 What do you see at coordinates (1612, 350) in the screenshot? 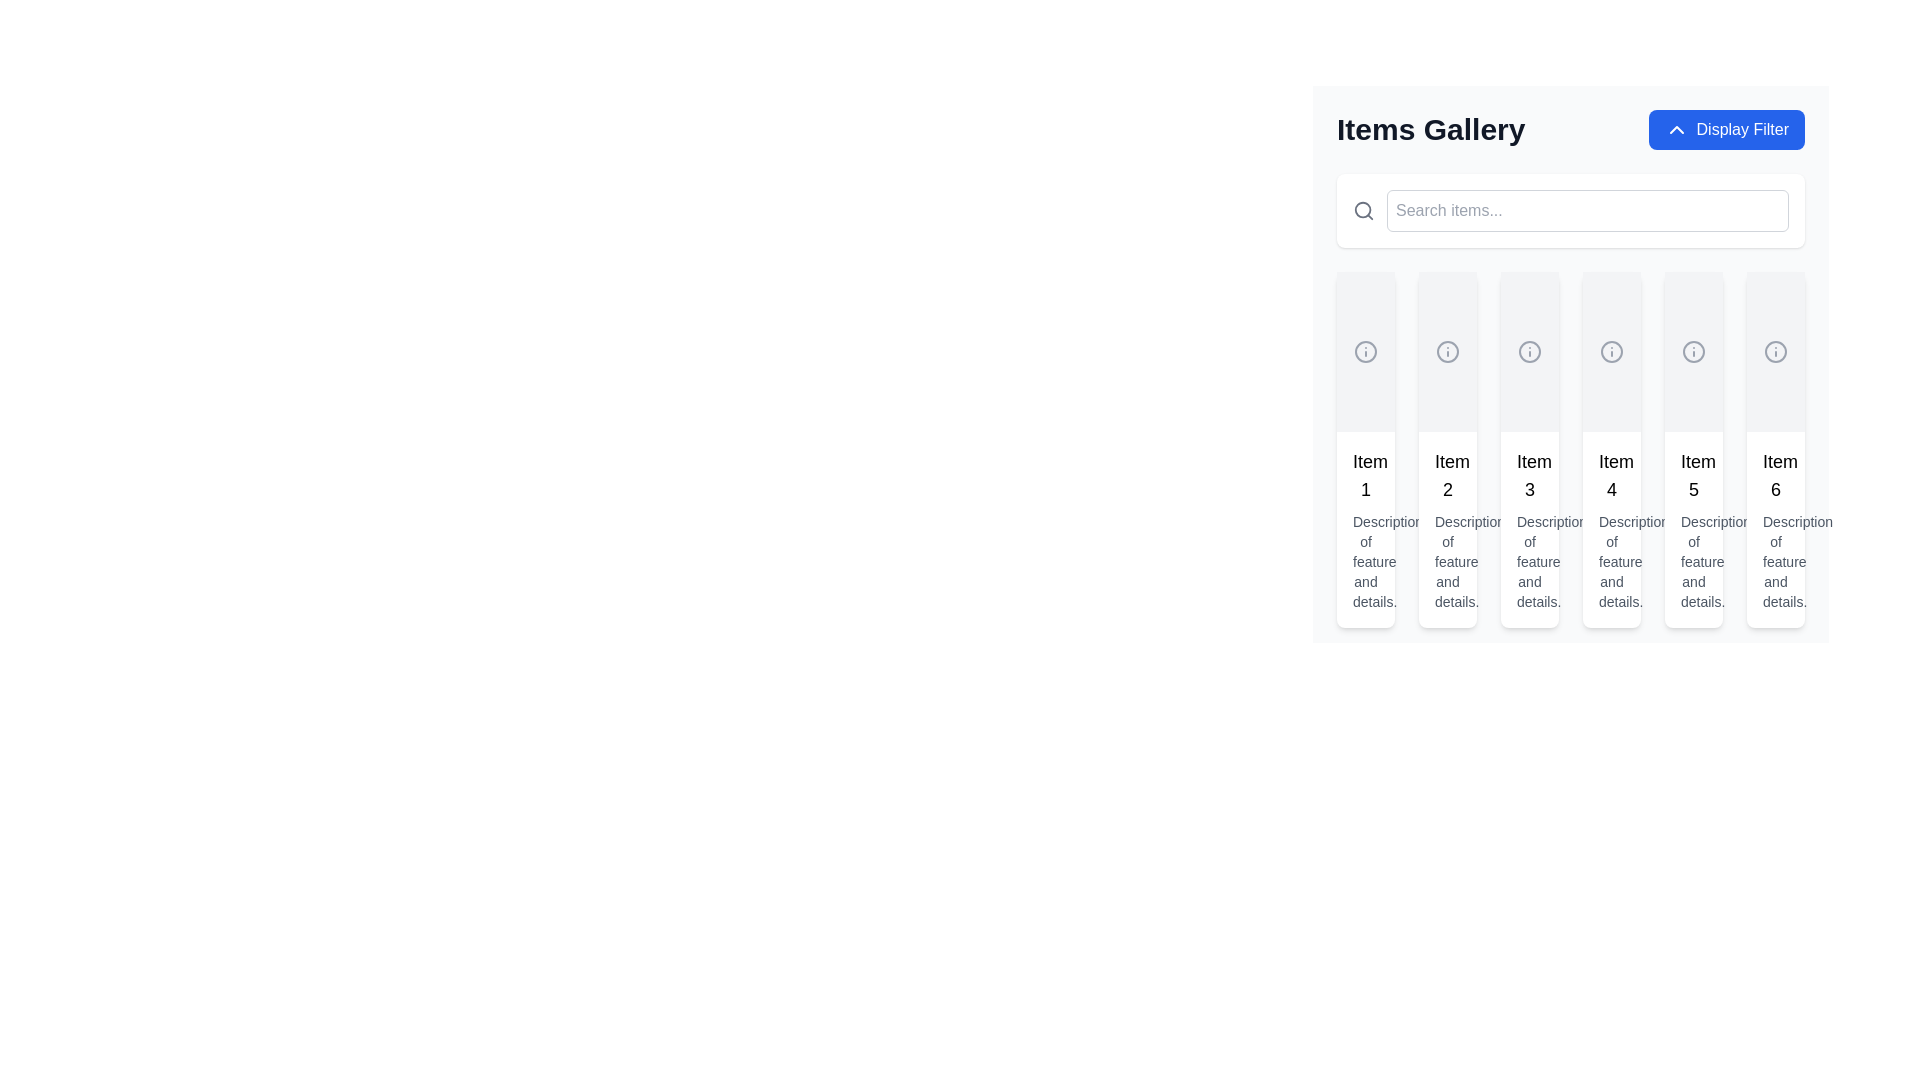
I see `the informational icon located in the fourth position of a horizontal list within the 'Item 4' card in the Items Gallery` at bounding box center [1612, 350].